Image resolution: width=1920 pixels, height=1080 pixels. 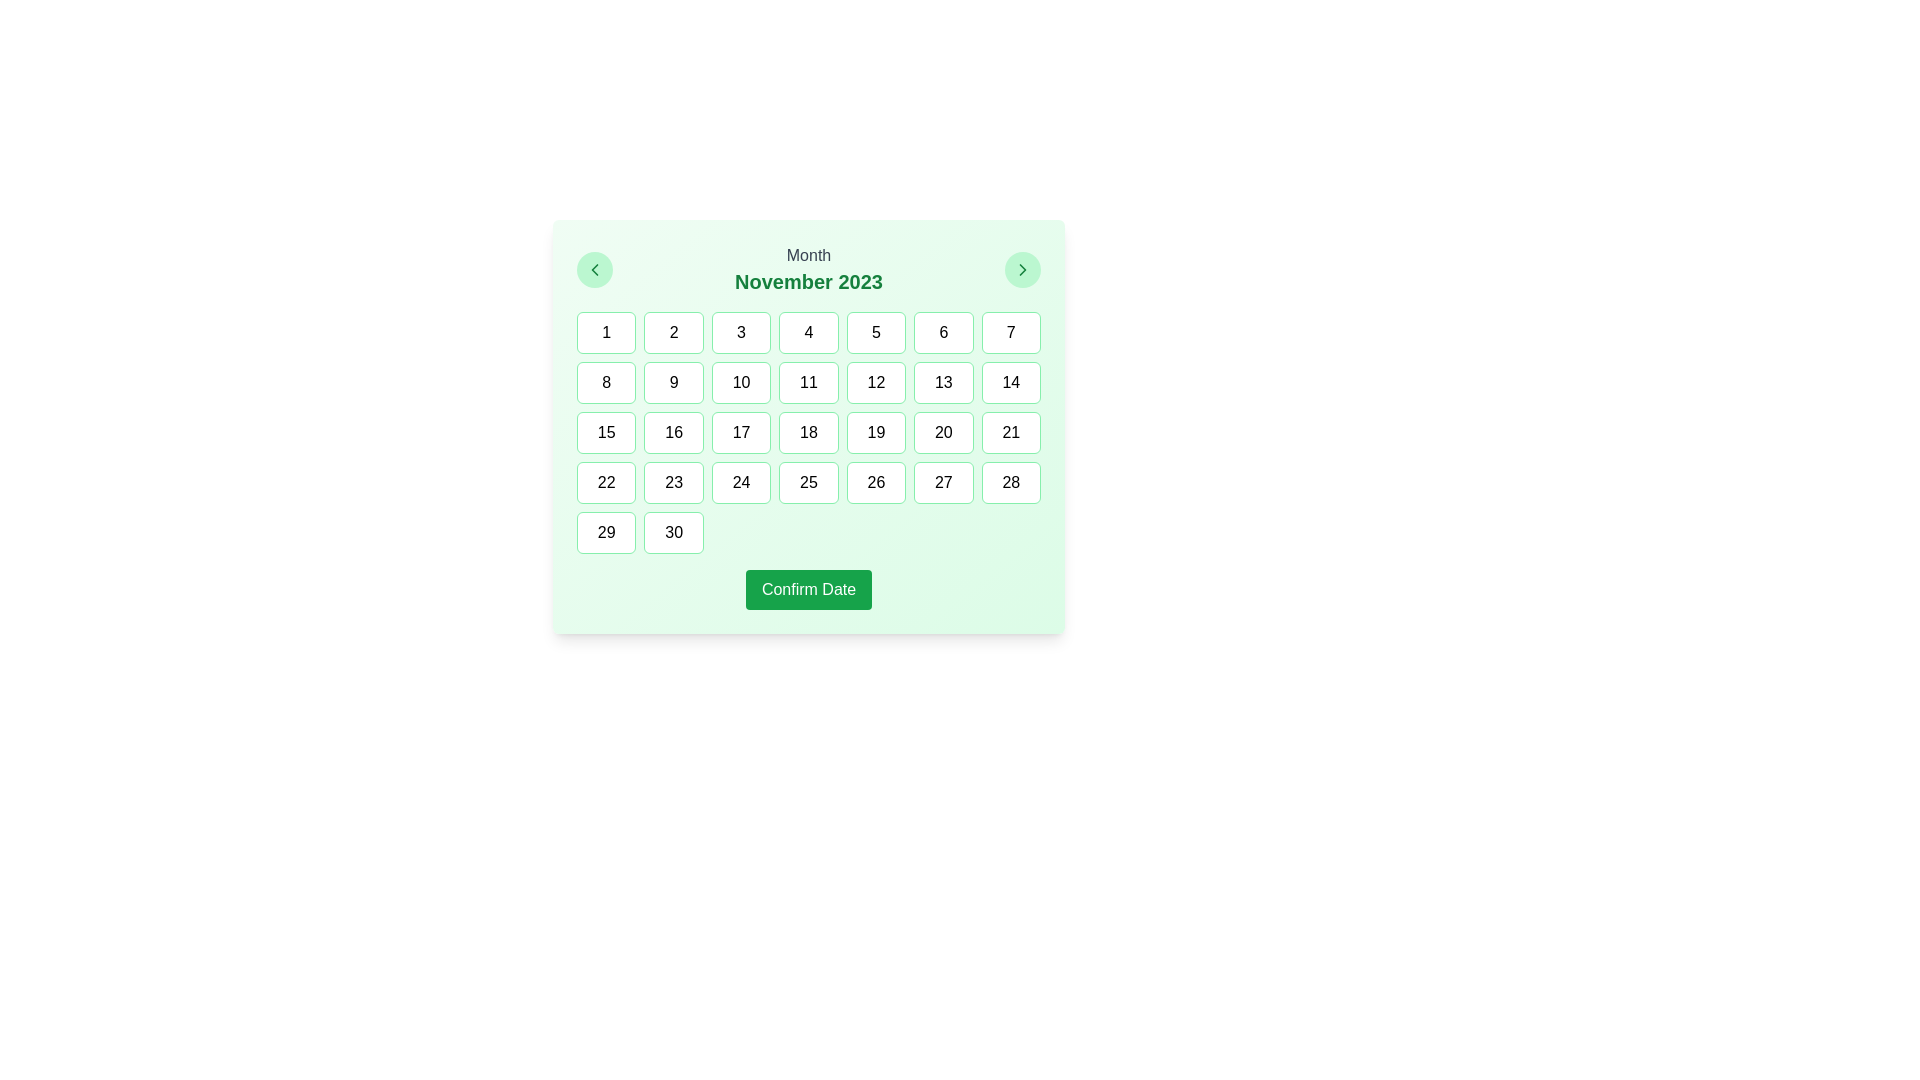 I want to click on the button that allows the user to select the 21st day in the calendar month, located in the third row and seventh column of the grid, to trigger the hover effect, so click(x=1011, y=431).